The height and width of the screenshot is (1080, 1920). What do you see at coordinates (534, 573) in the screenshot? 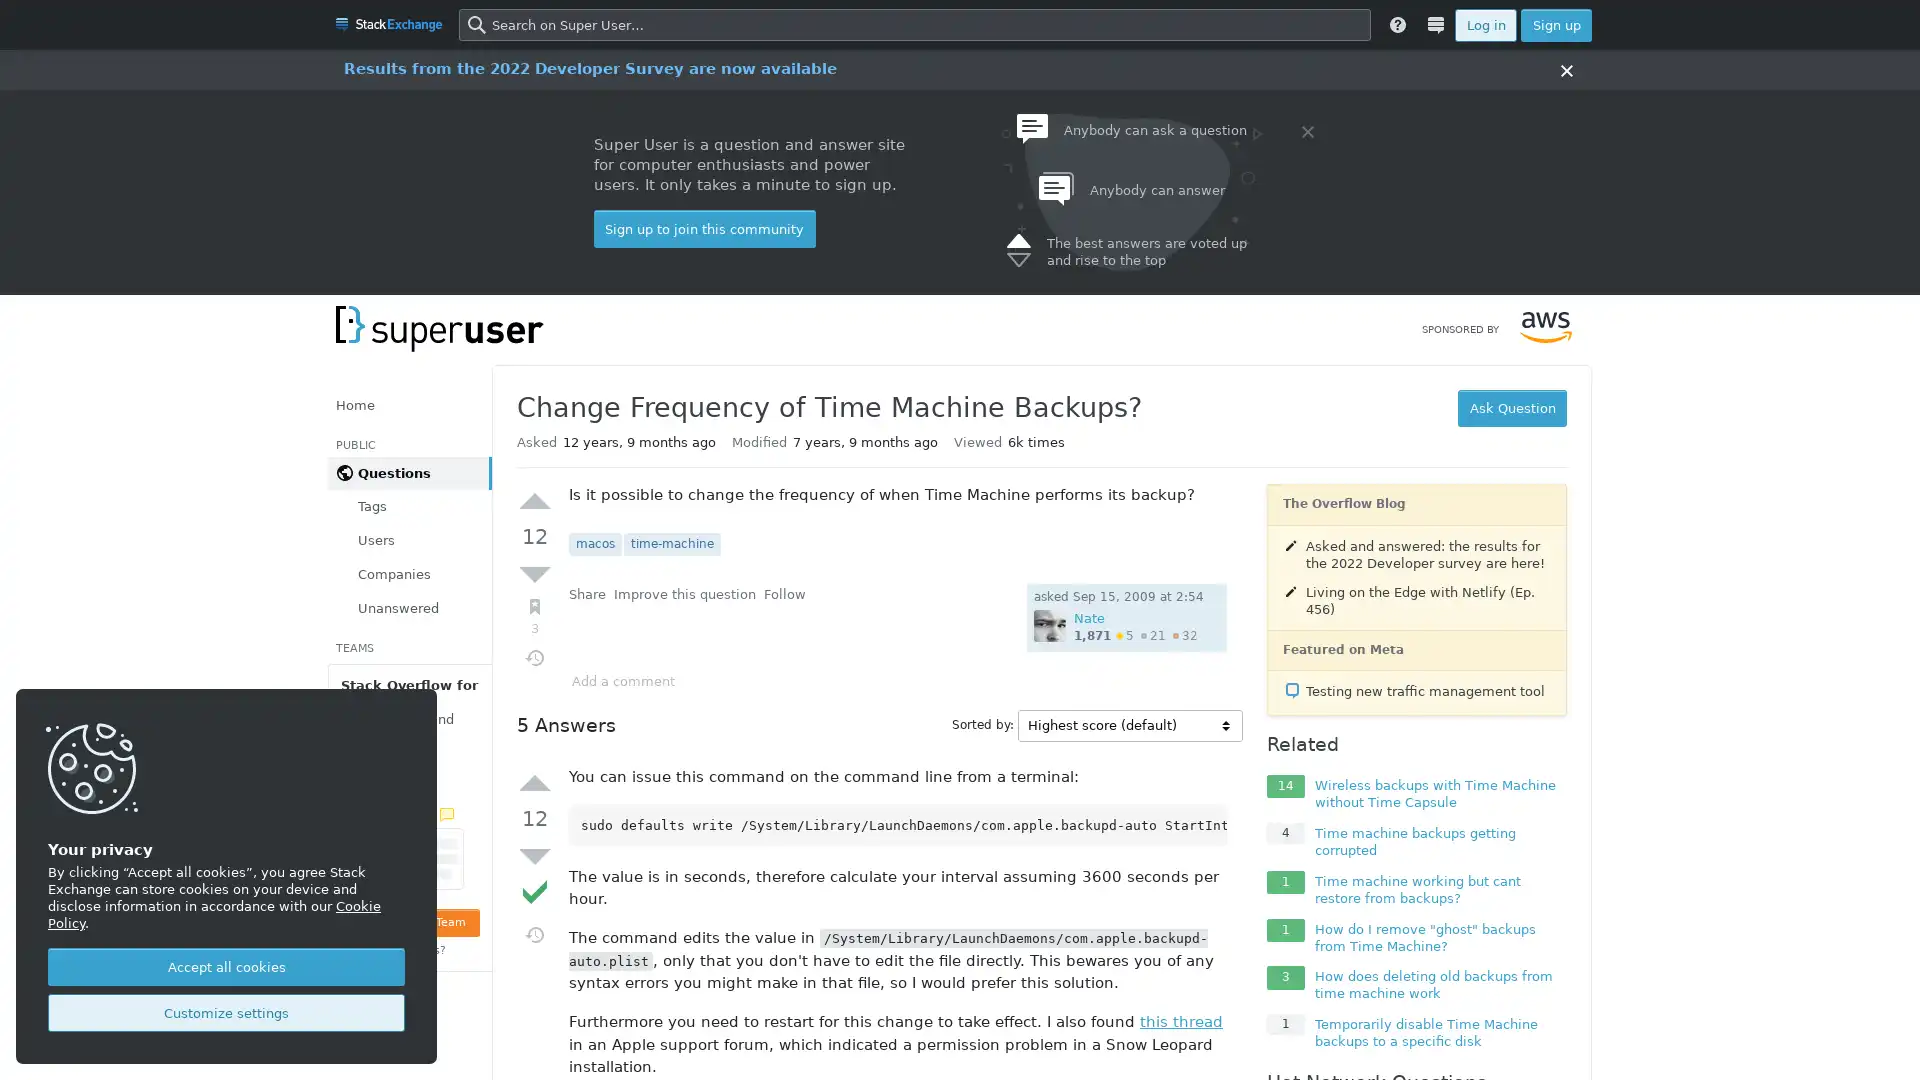
I see `Down vote` at bounding box center [534, 573].